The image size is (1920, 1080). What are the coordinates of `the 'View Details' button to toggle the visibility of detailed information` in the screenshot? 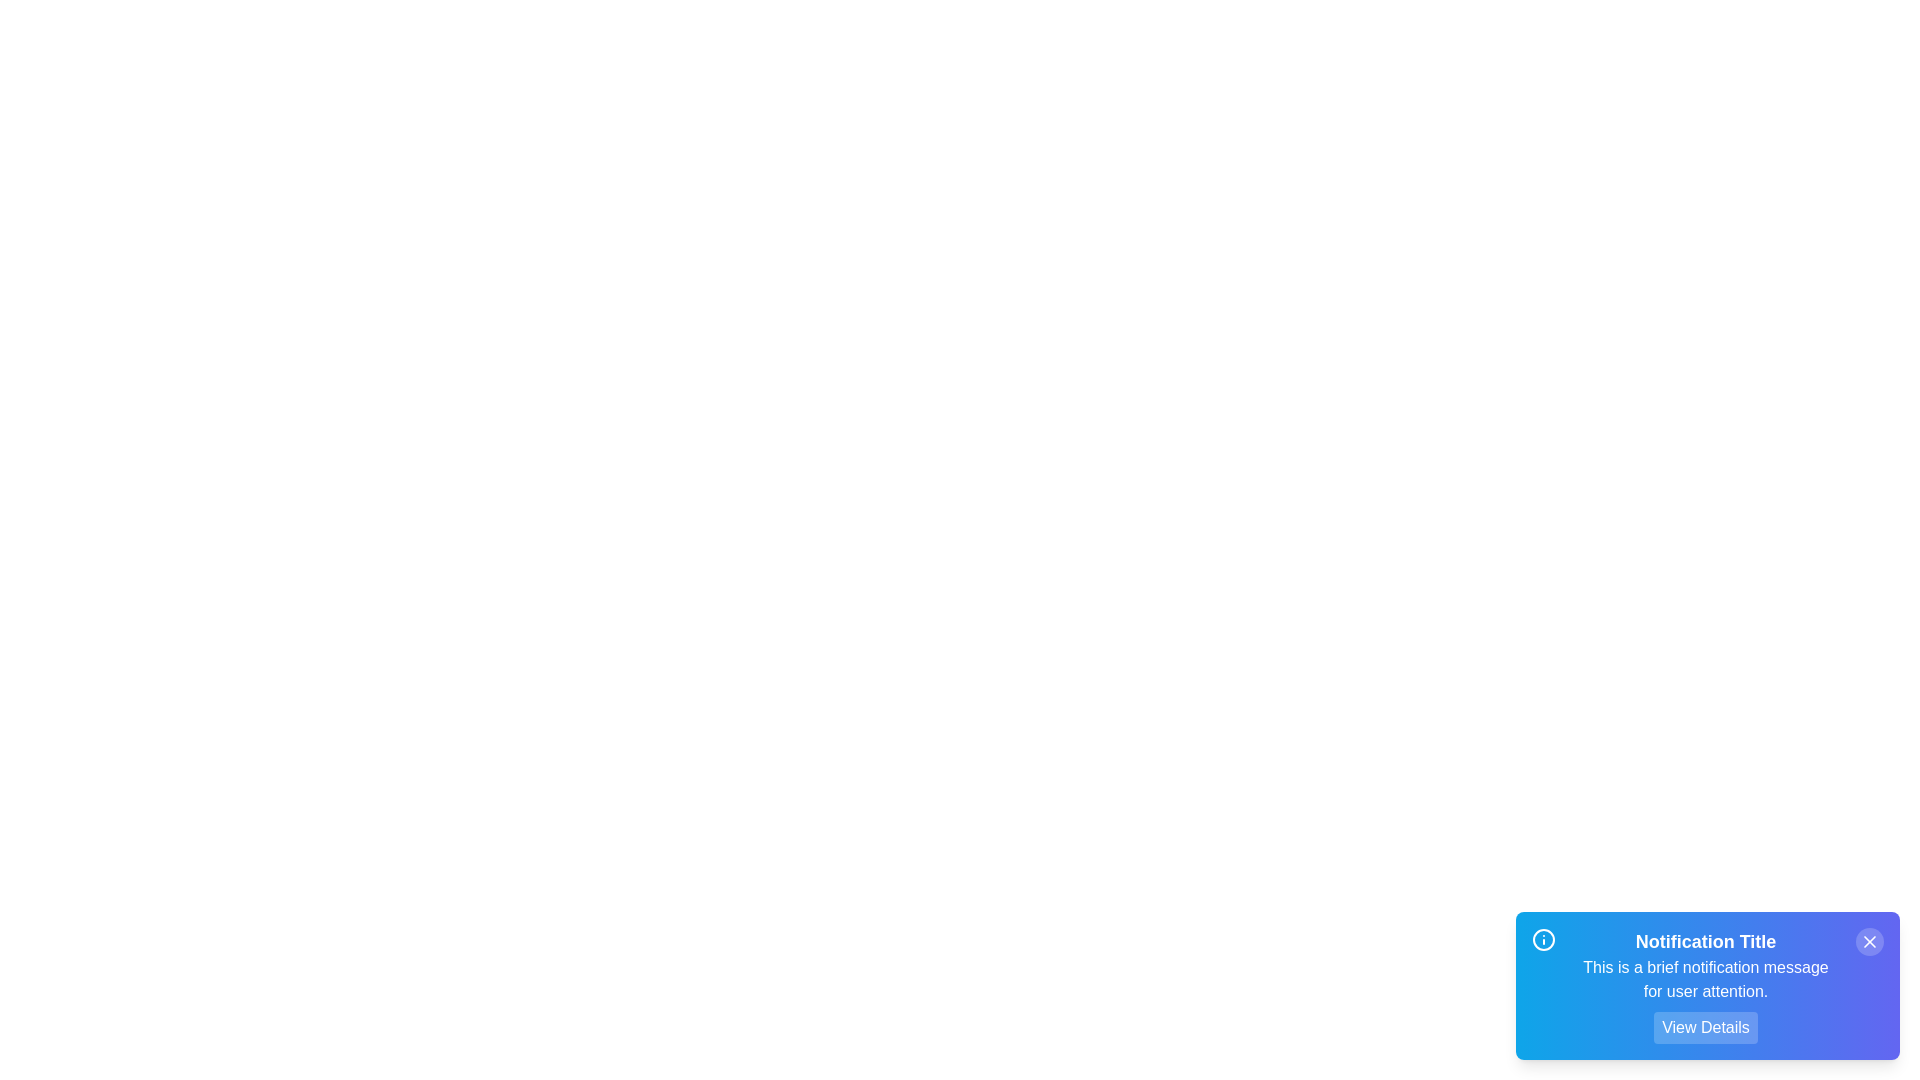 It's located at (1704, 1028).